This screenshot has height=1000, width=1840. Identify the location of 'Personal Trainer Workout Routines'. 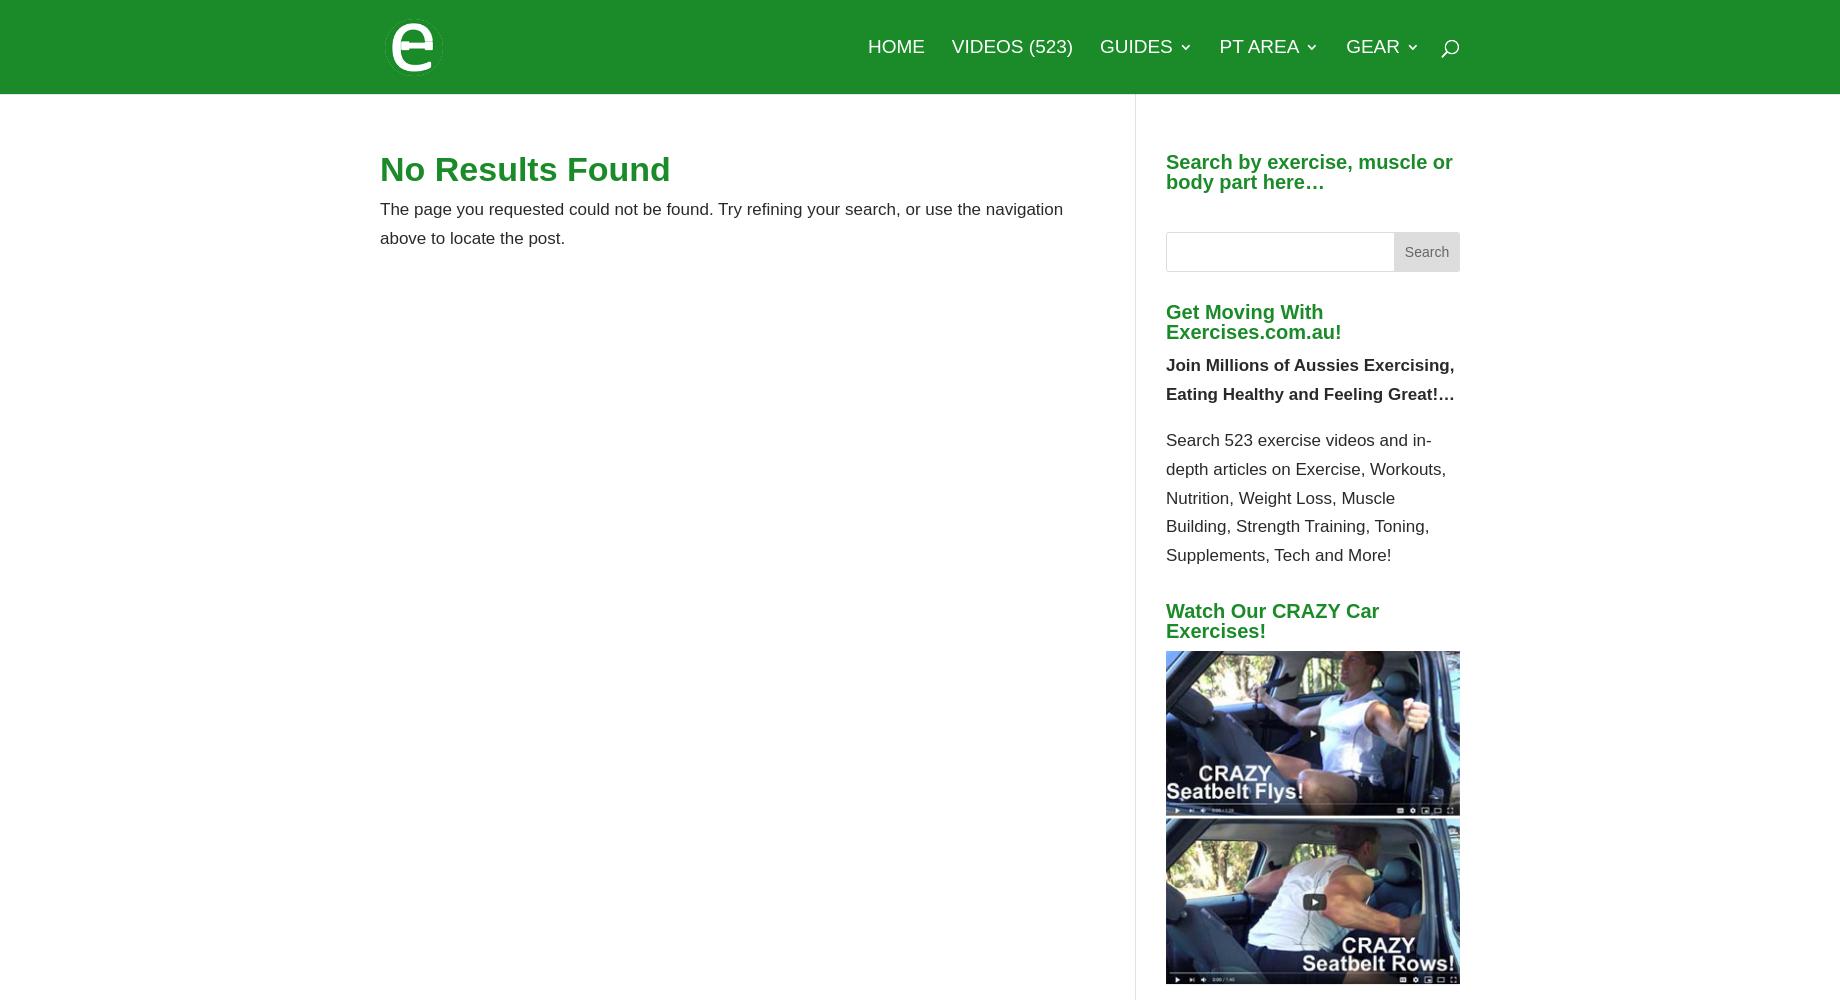
(1309, 274).